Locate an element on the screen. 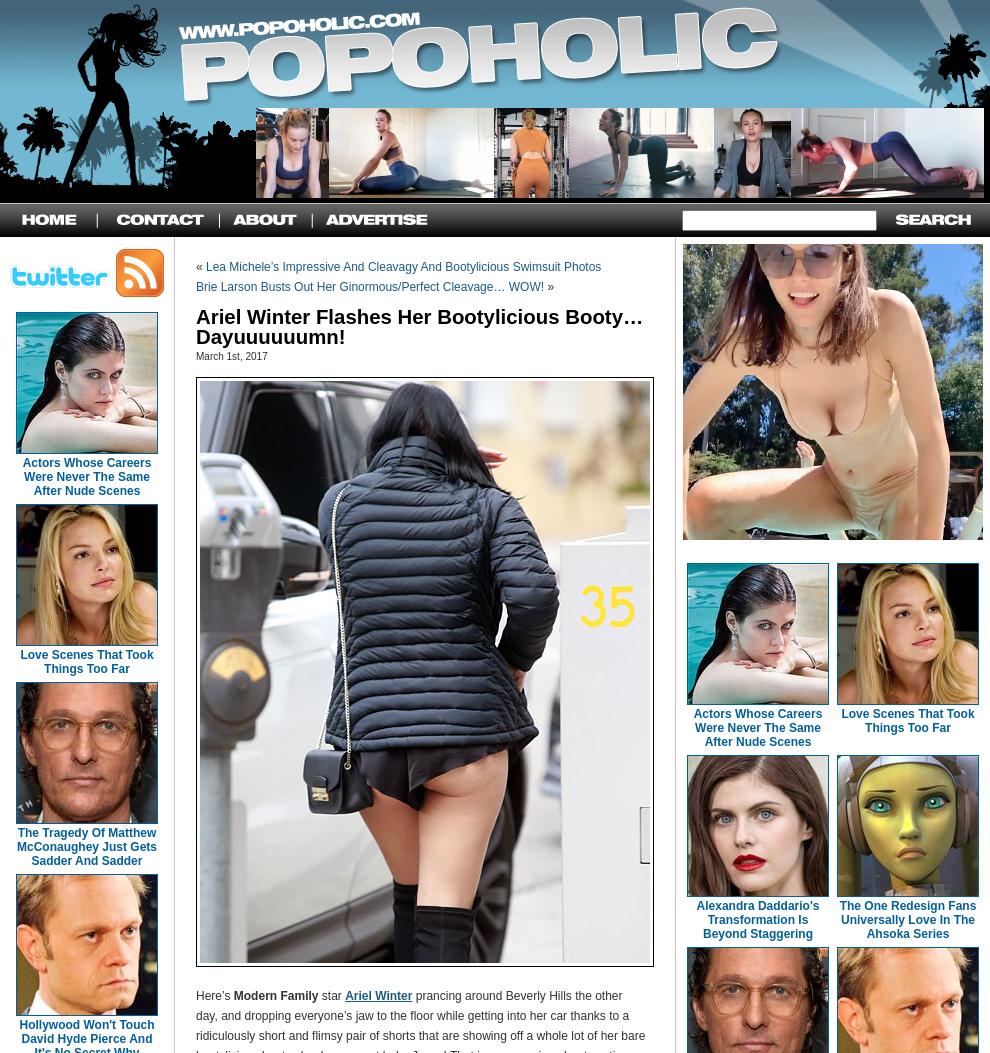 The image size is (990, 1053). 'Lea Michele’s Impressive And Cleavagy And Bootylicious Swimsuit Photos' is located at coordinates (402, 266).